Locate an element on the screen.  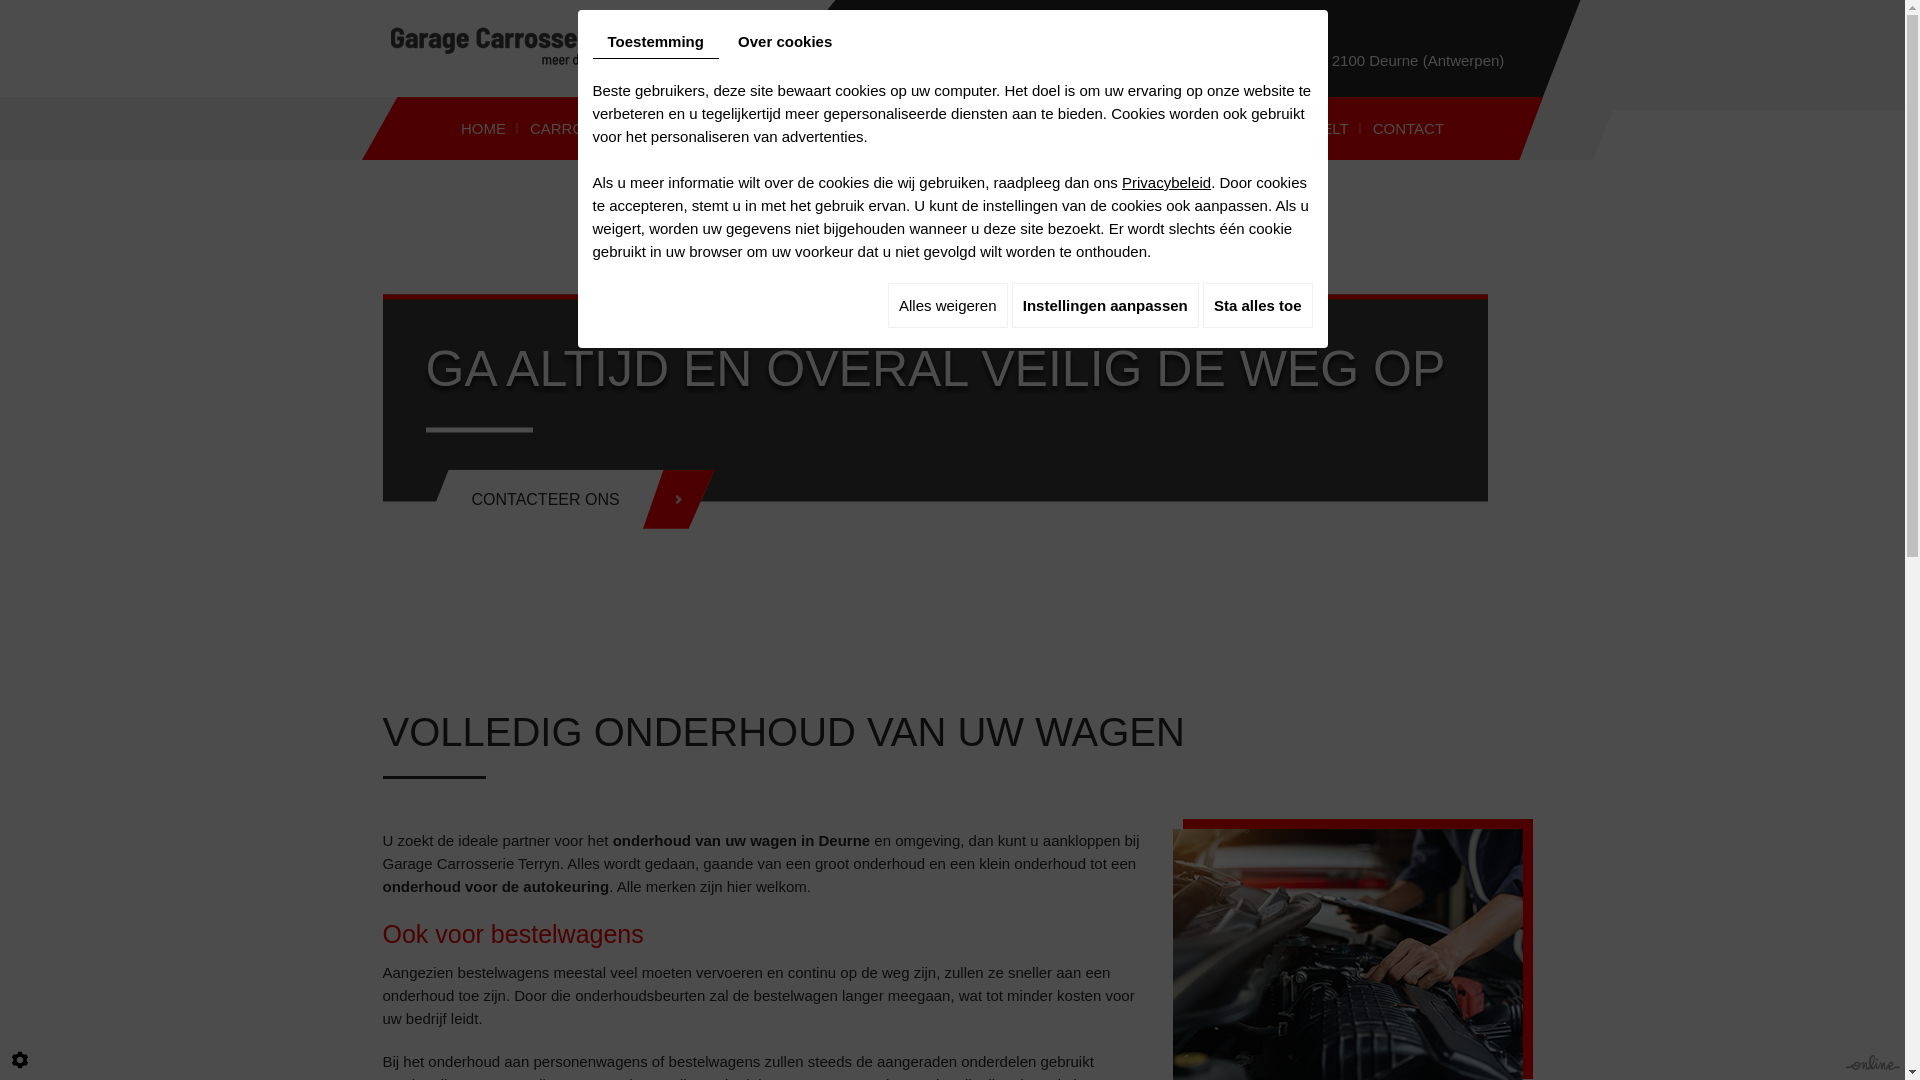
'Garage Carrosserie Terryn - Garage & carrosserie' is located at coordinates (389, 46).